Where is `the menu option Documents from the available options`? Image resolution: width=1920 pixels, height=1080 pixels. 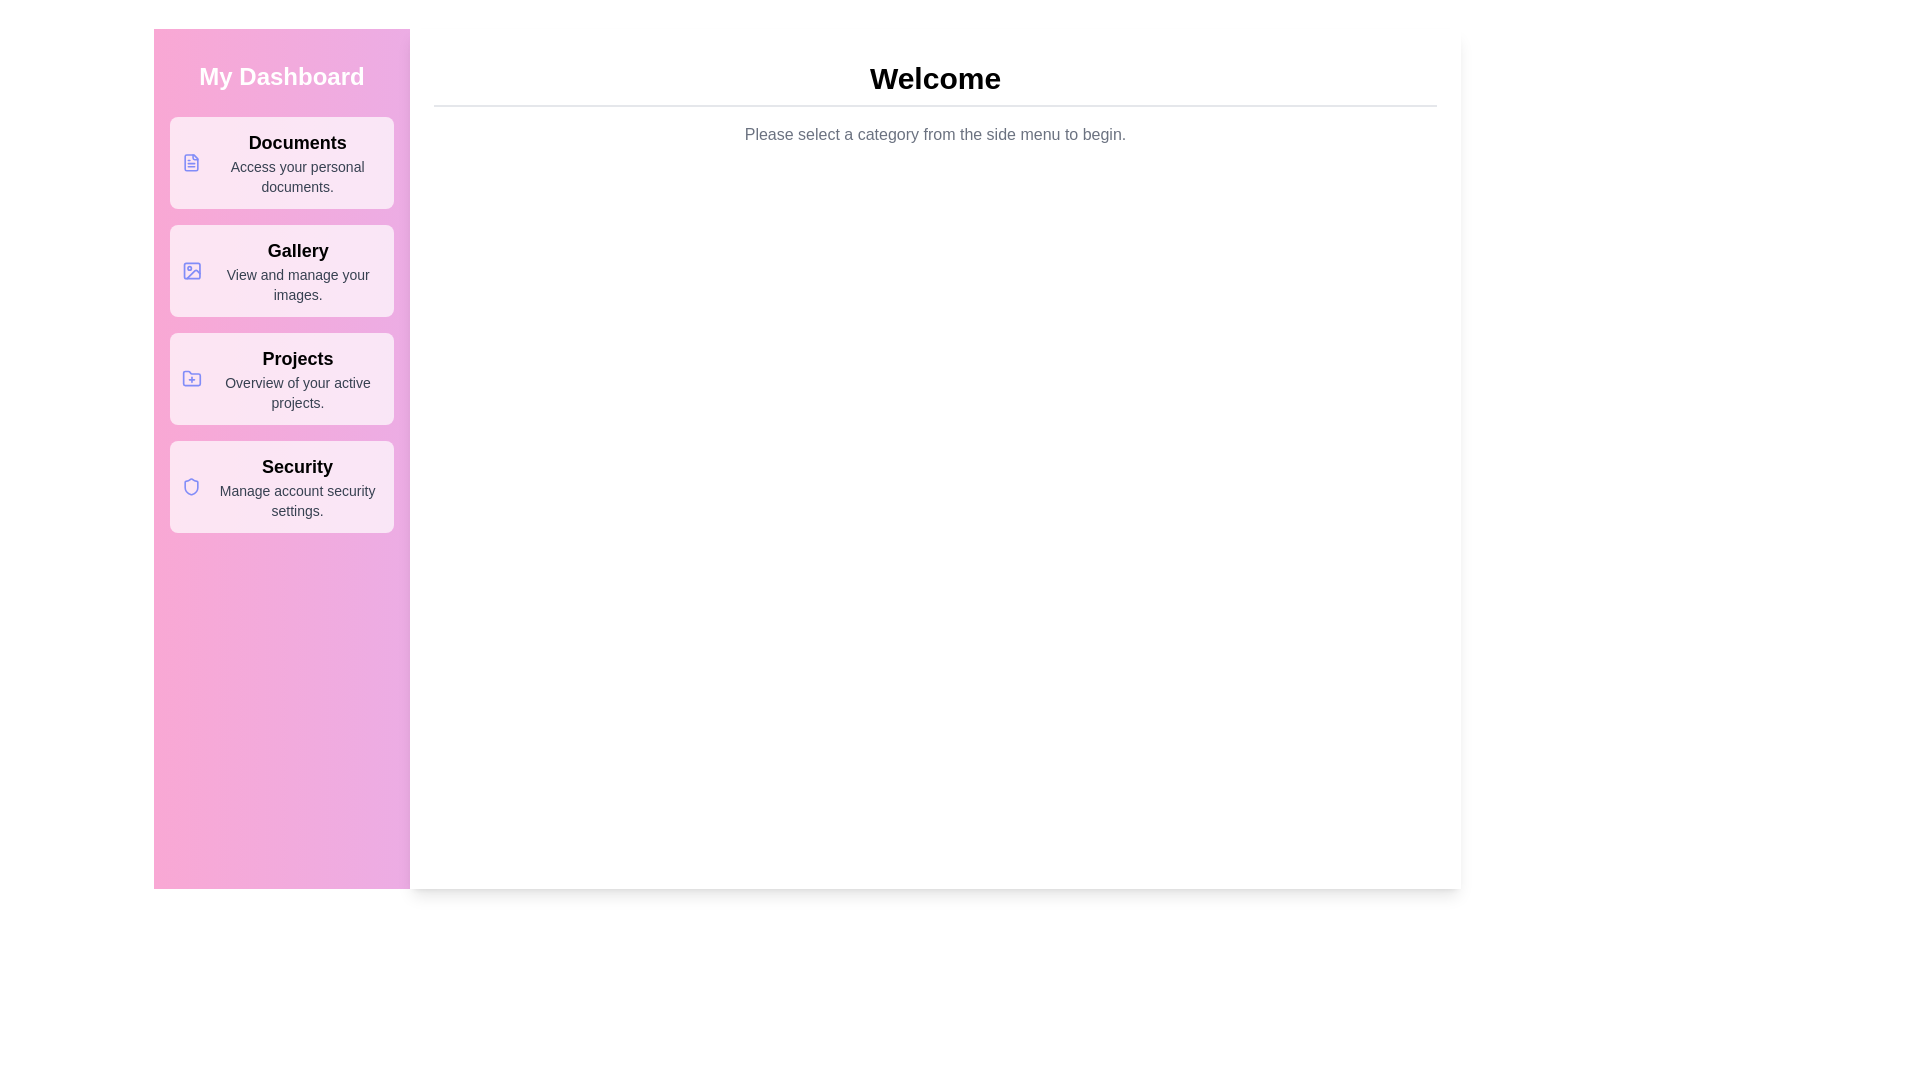
the menu option Documents from the available options is located at coordinates (281, 161).